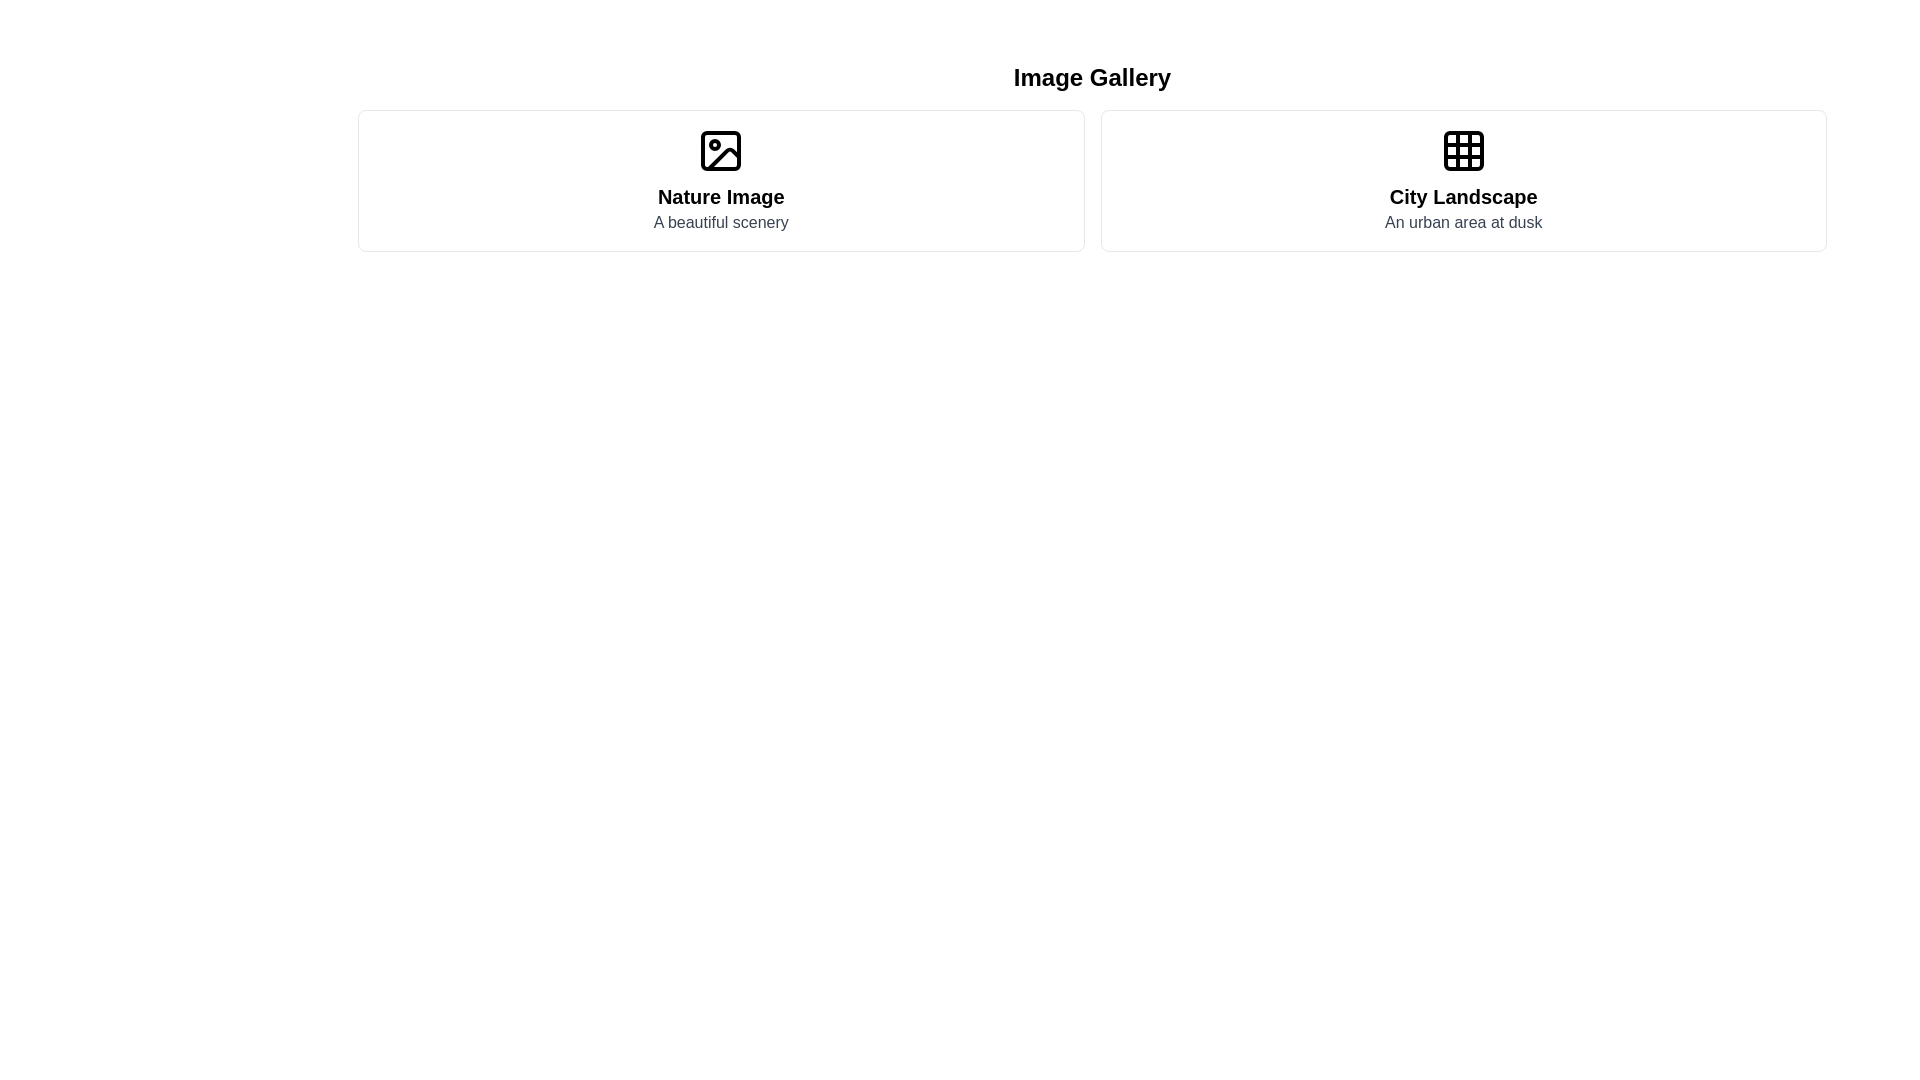 This screenshot has height=1080, width=1920. I want to click on the icon in the 'City Landscape' section, so click(1463, 181).